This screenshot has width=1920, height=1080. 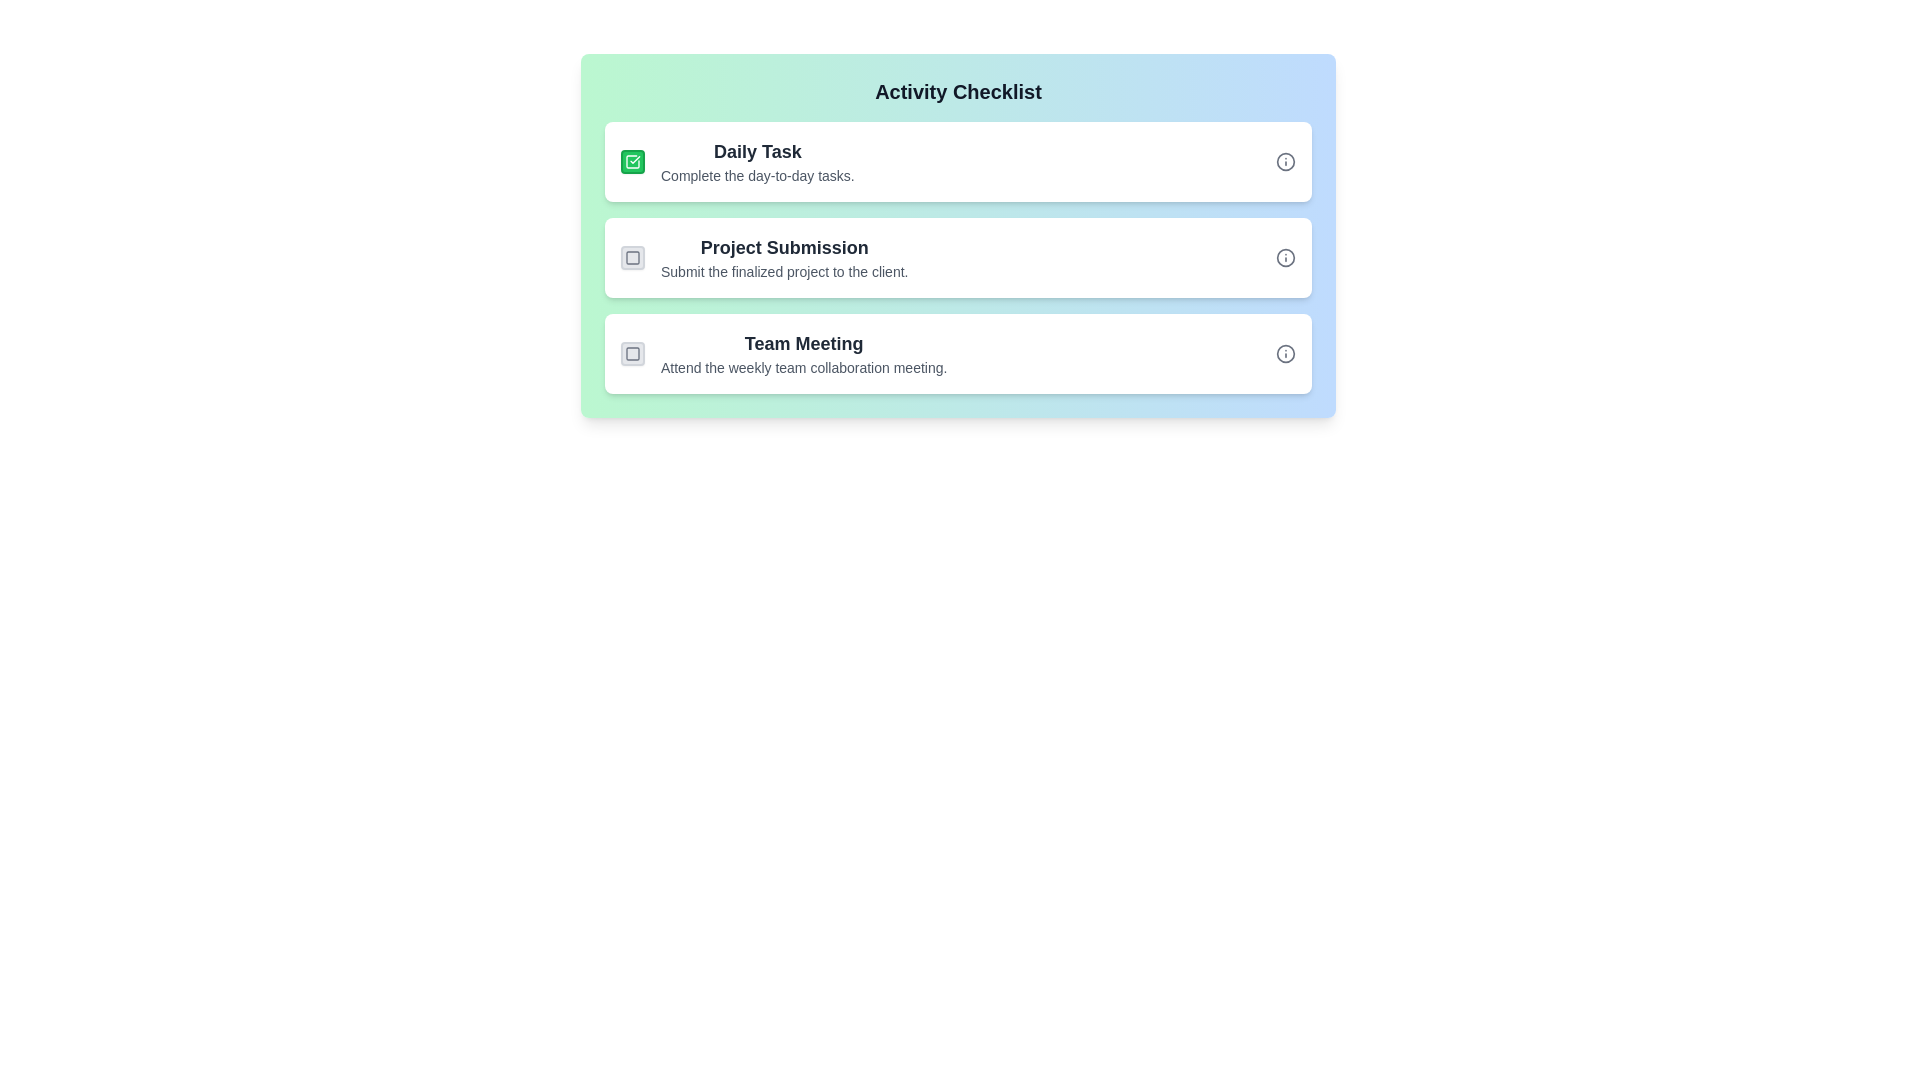 I want to click on the checkbox located to the left of the 'Team Meeting' label in the checklist, which is the third item in the list, so click(x=632, y=353).